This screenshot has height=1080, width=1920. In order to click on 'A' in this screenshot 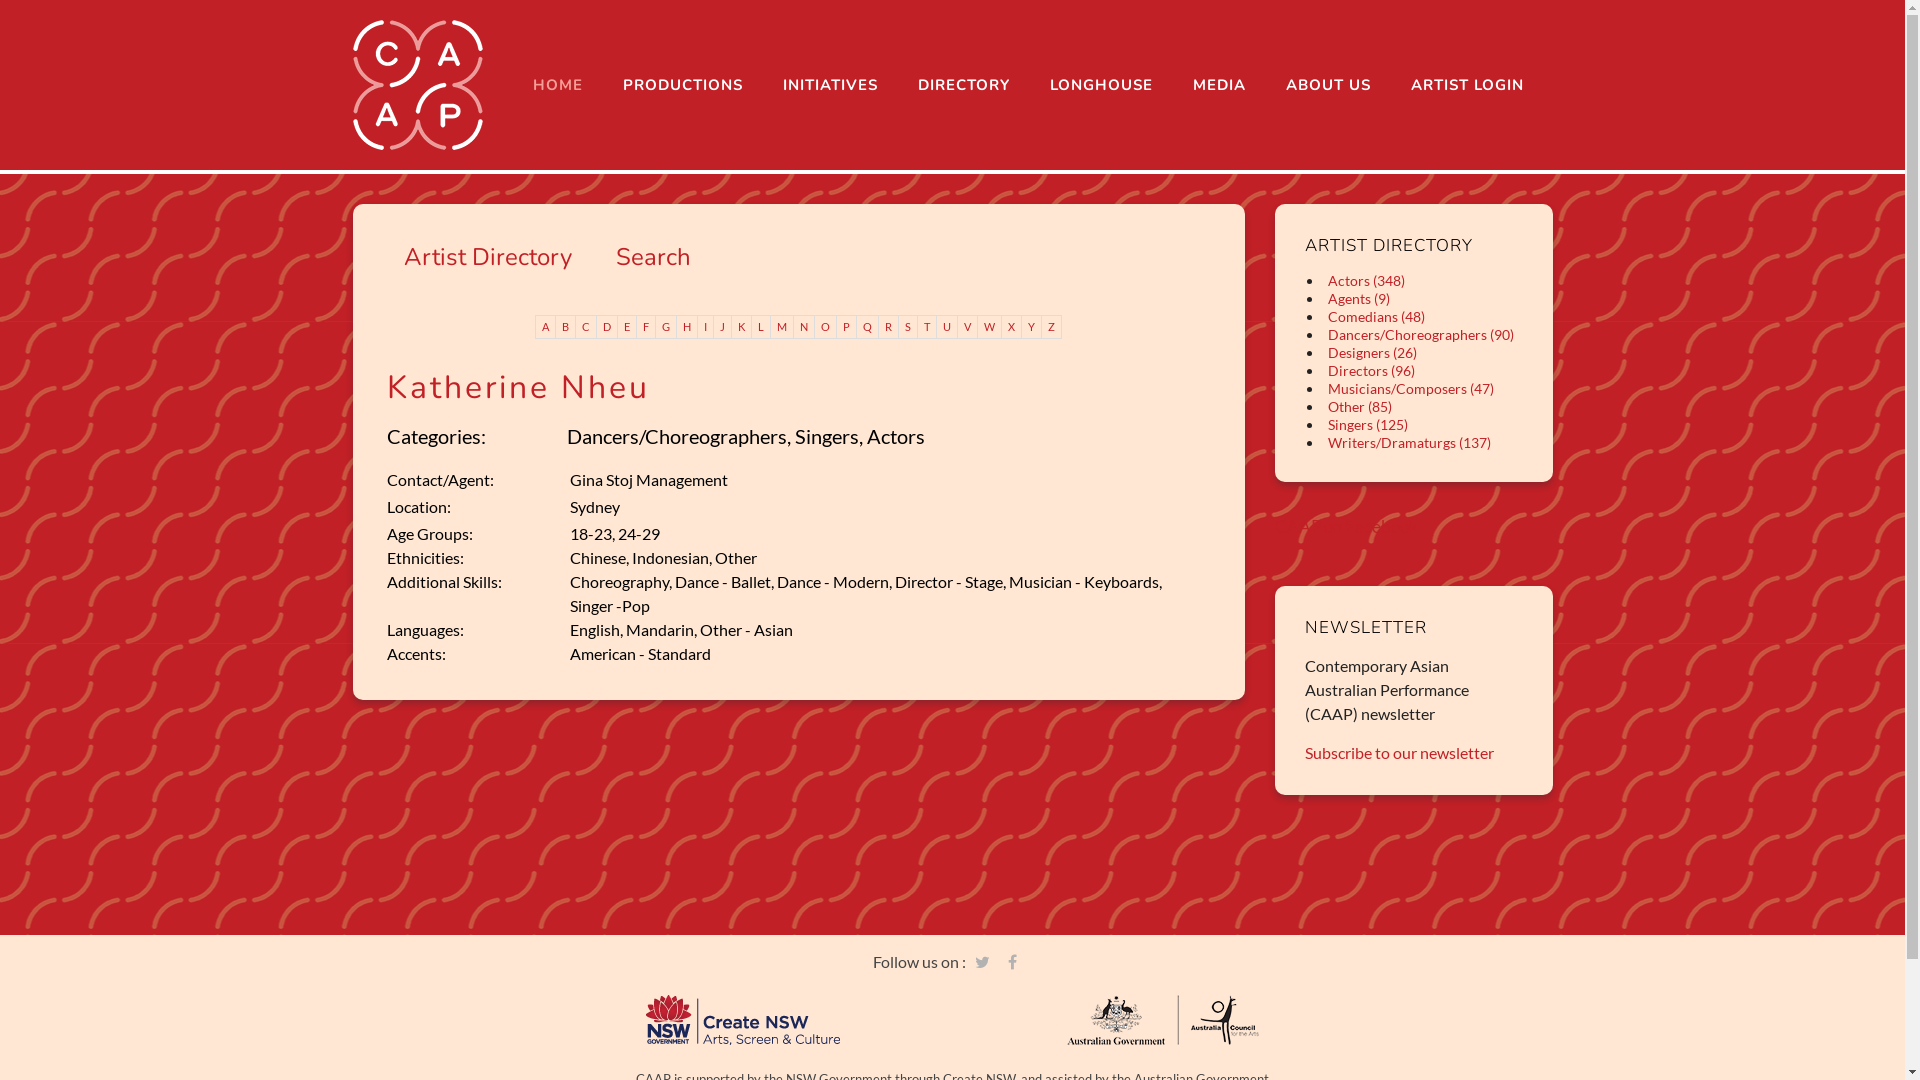, I will do `click(545, 326)`.